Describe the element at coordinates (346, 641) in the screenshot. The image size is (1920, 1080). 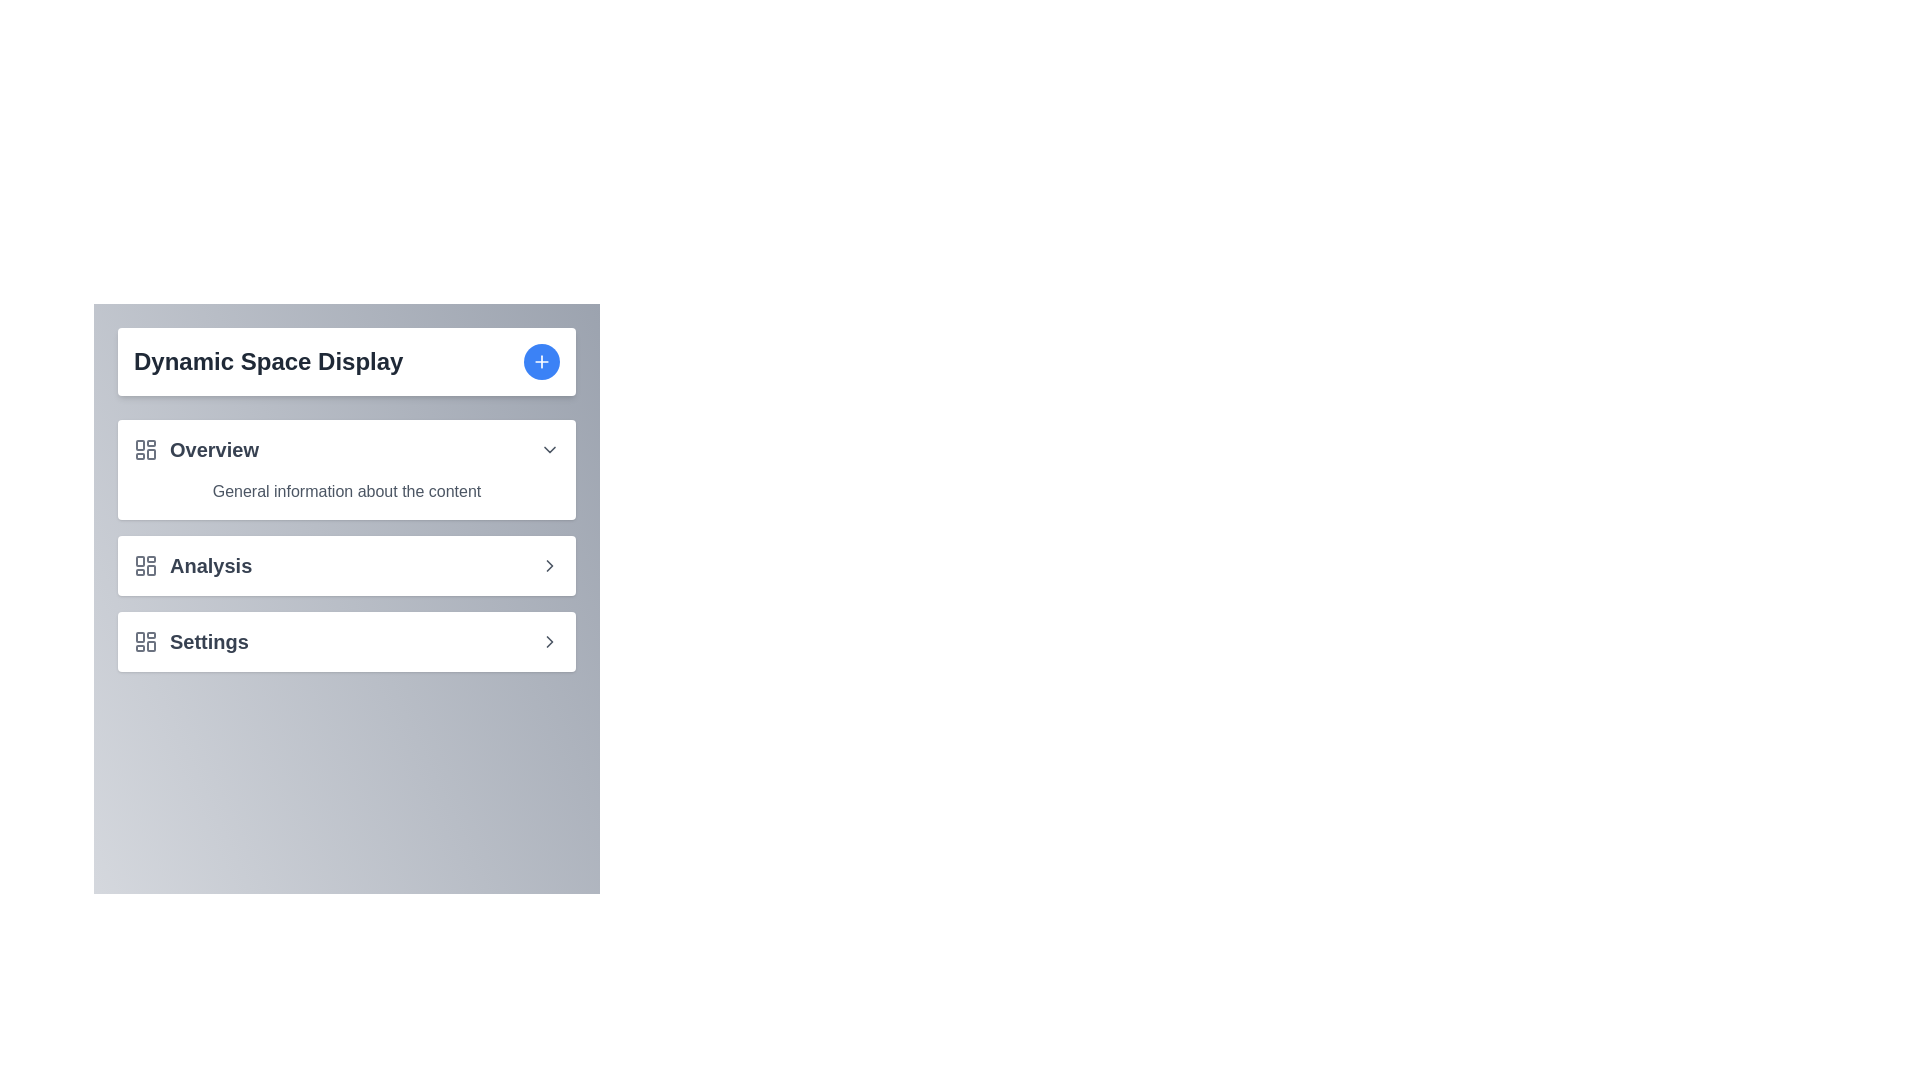
I see `the 'Settings' Navigation Menu Item, which is the third item in a vertical list` at that location.